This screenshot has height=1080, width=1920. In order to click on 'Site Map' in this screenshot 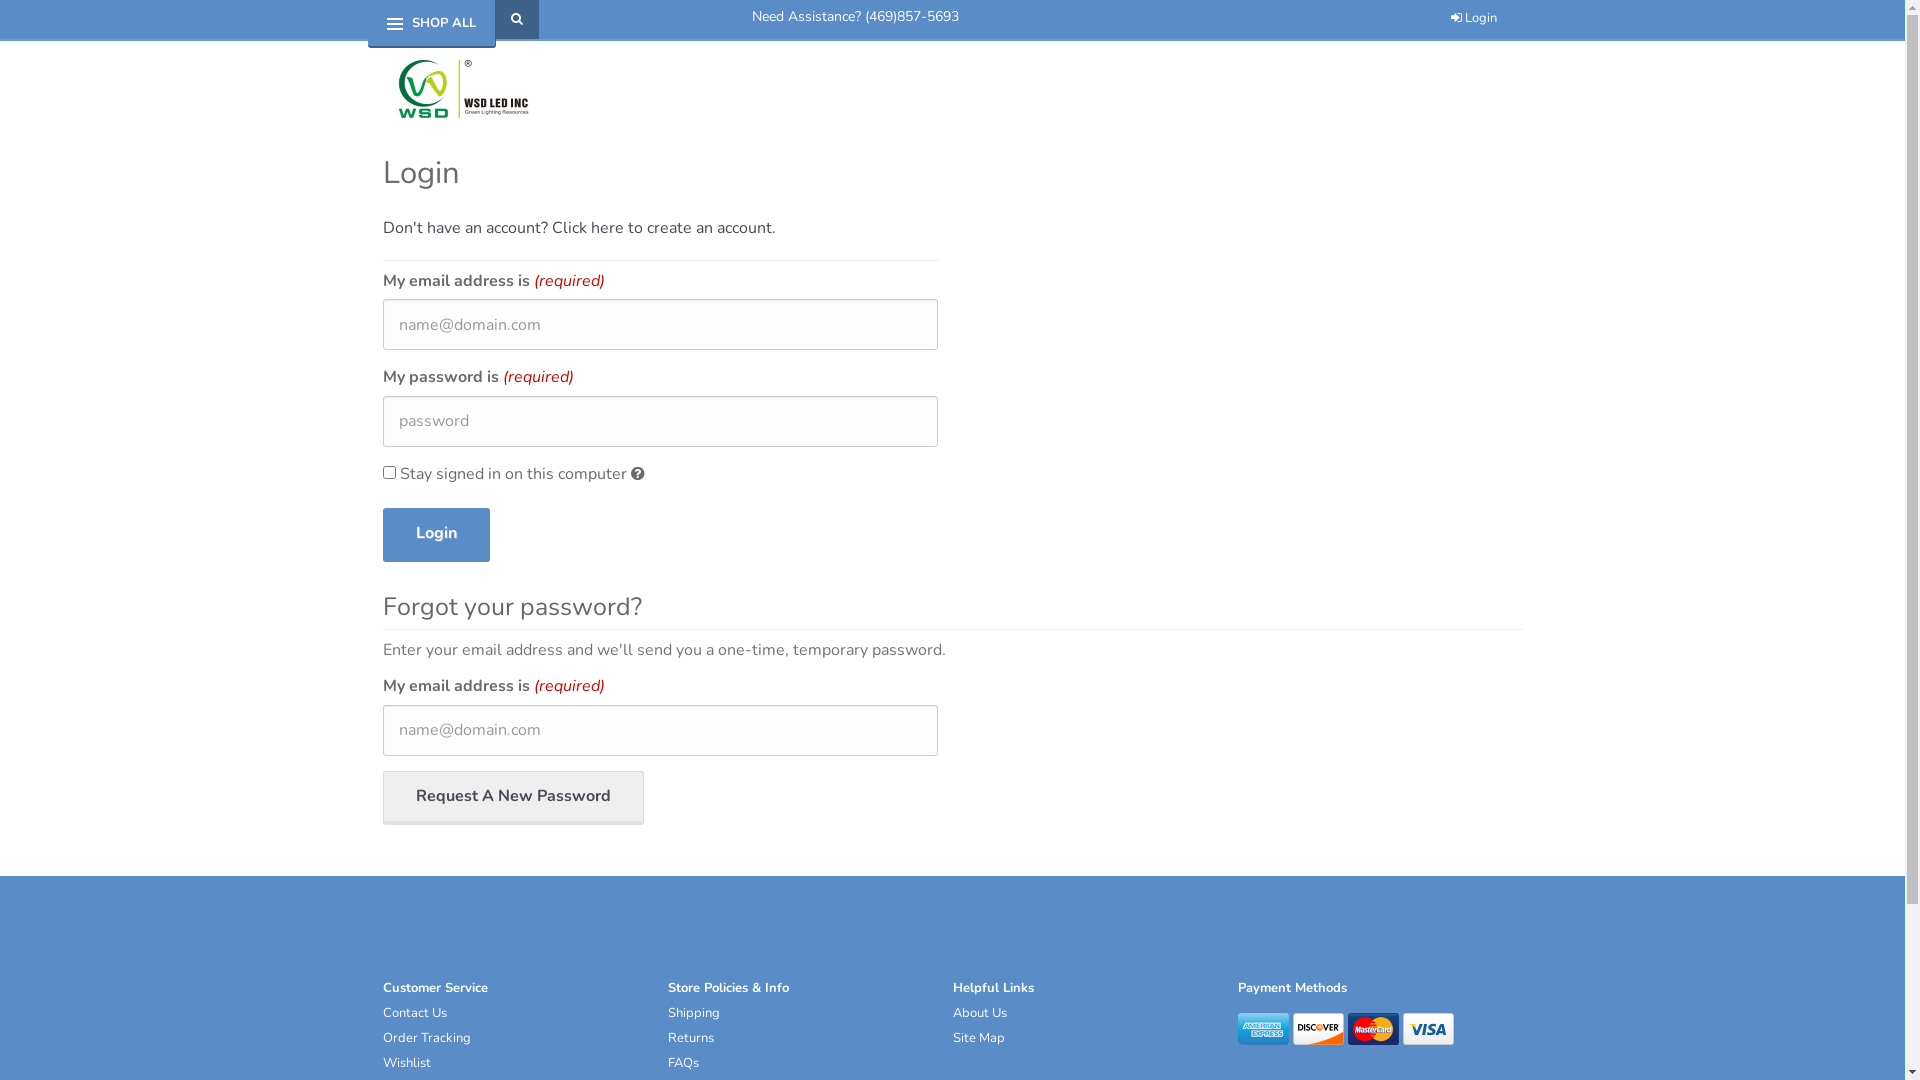, I will do `click(978, 1036)`.